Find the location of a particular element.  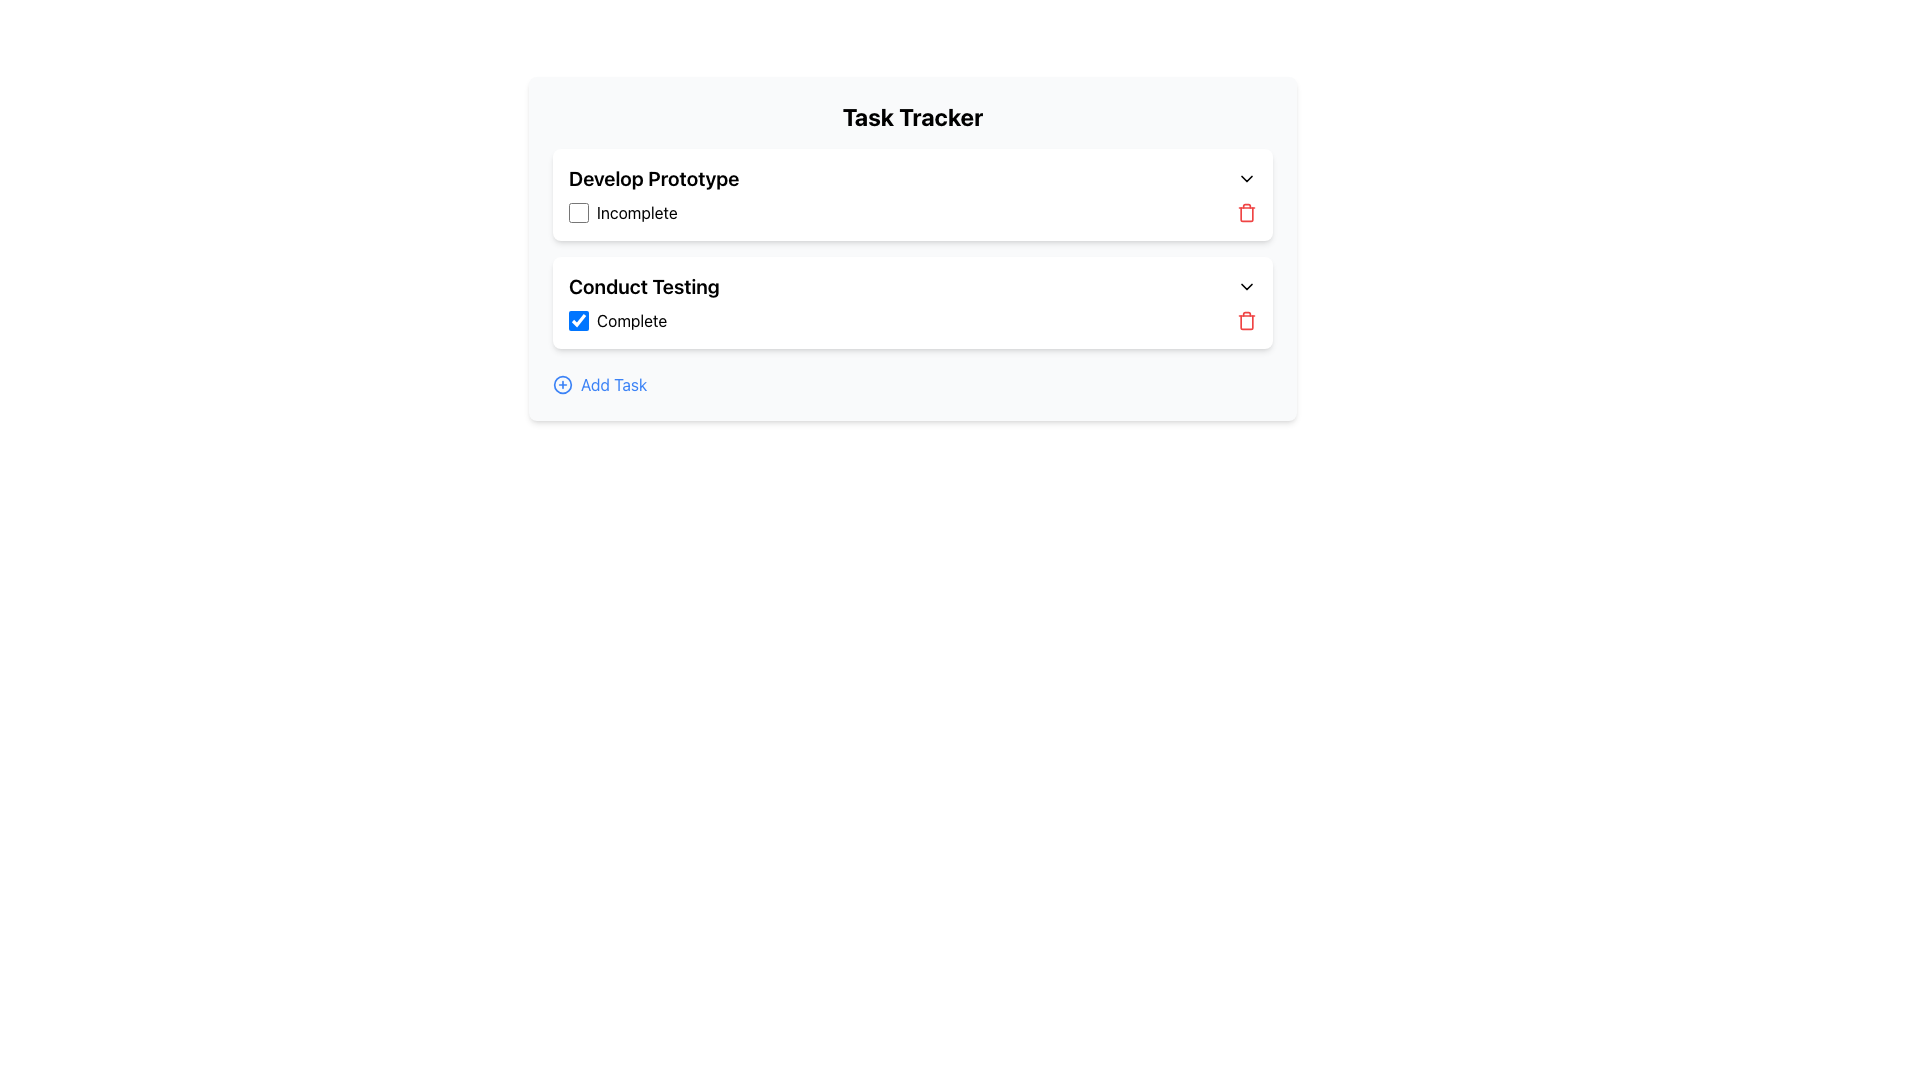

the plus sign icon inside a circle, located to the left of the 'Add Task' text is located at coordinates (561, 385).